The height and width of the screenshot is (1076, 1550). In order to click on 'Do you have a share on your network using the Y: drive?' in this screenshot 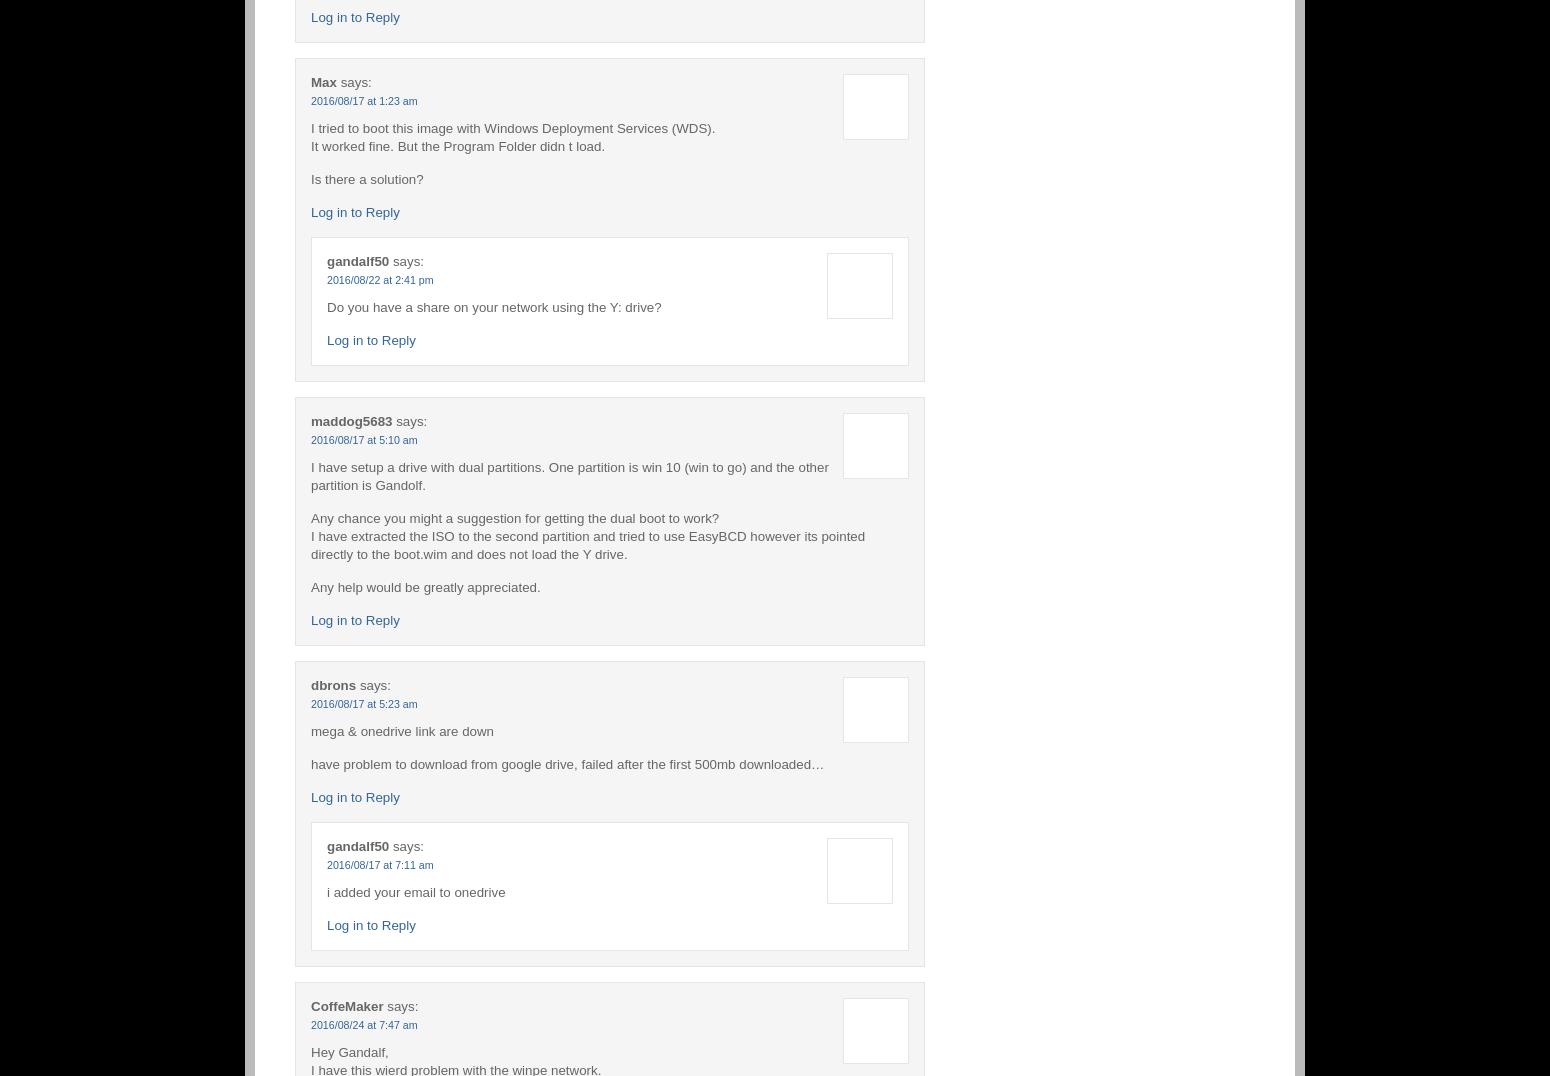, I will do `click(492, 305)`.